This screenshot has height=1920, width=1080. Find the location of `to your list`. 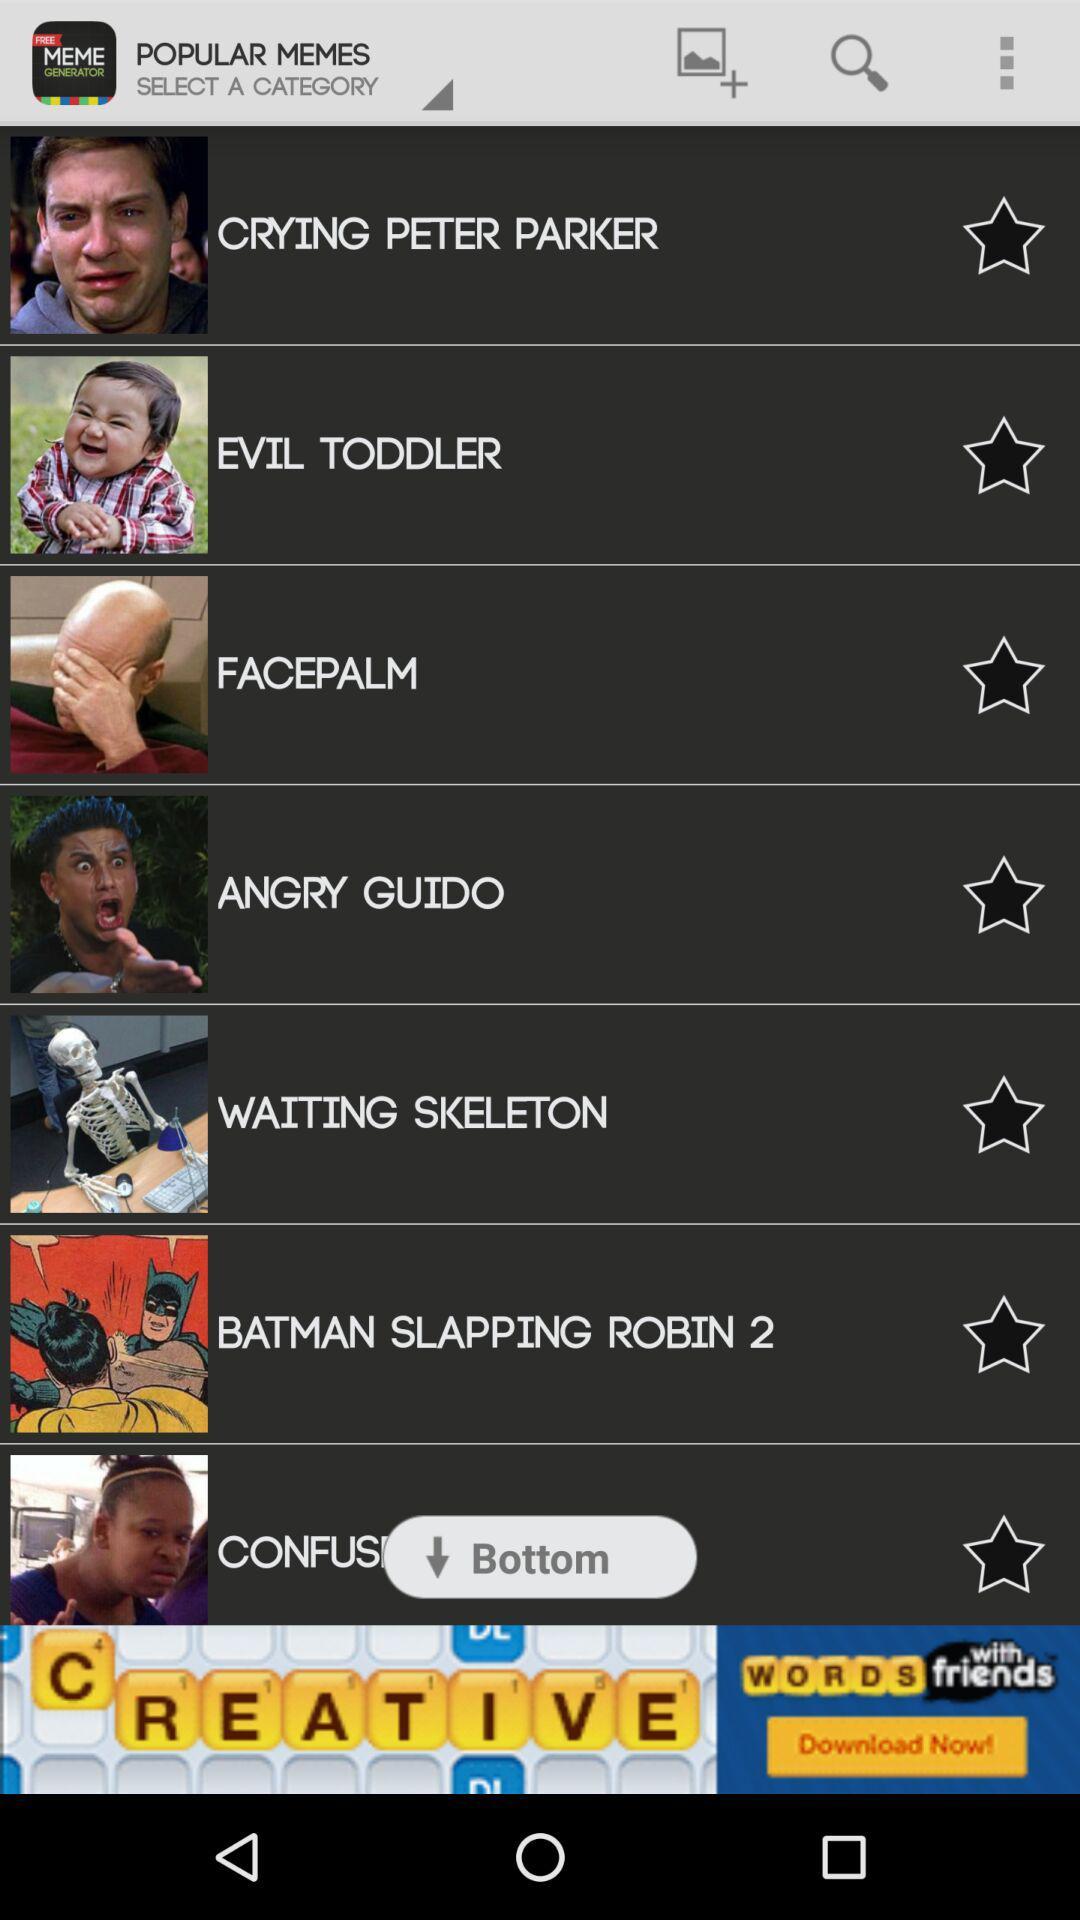

to your list is located at coordinates (1003, 235).